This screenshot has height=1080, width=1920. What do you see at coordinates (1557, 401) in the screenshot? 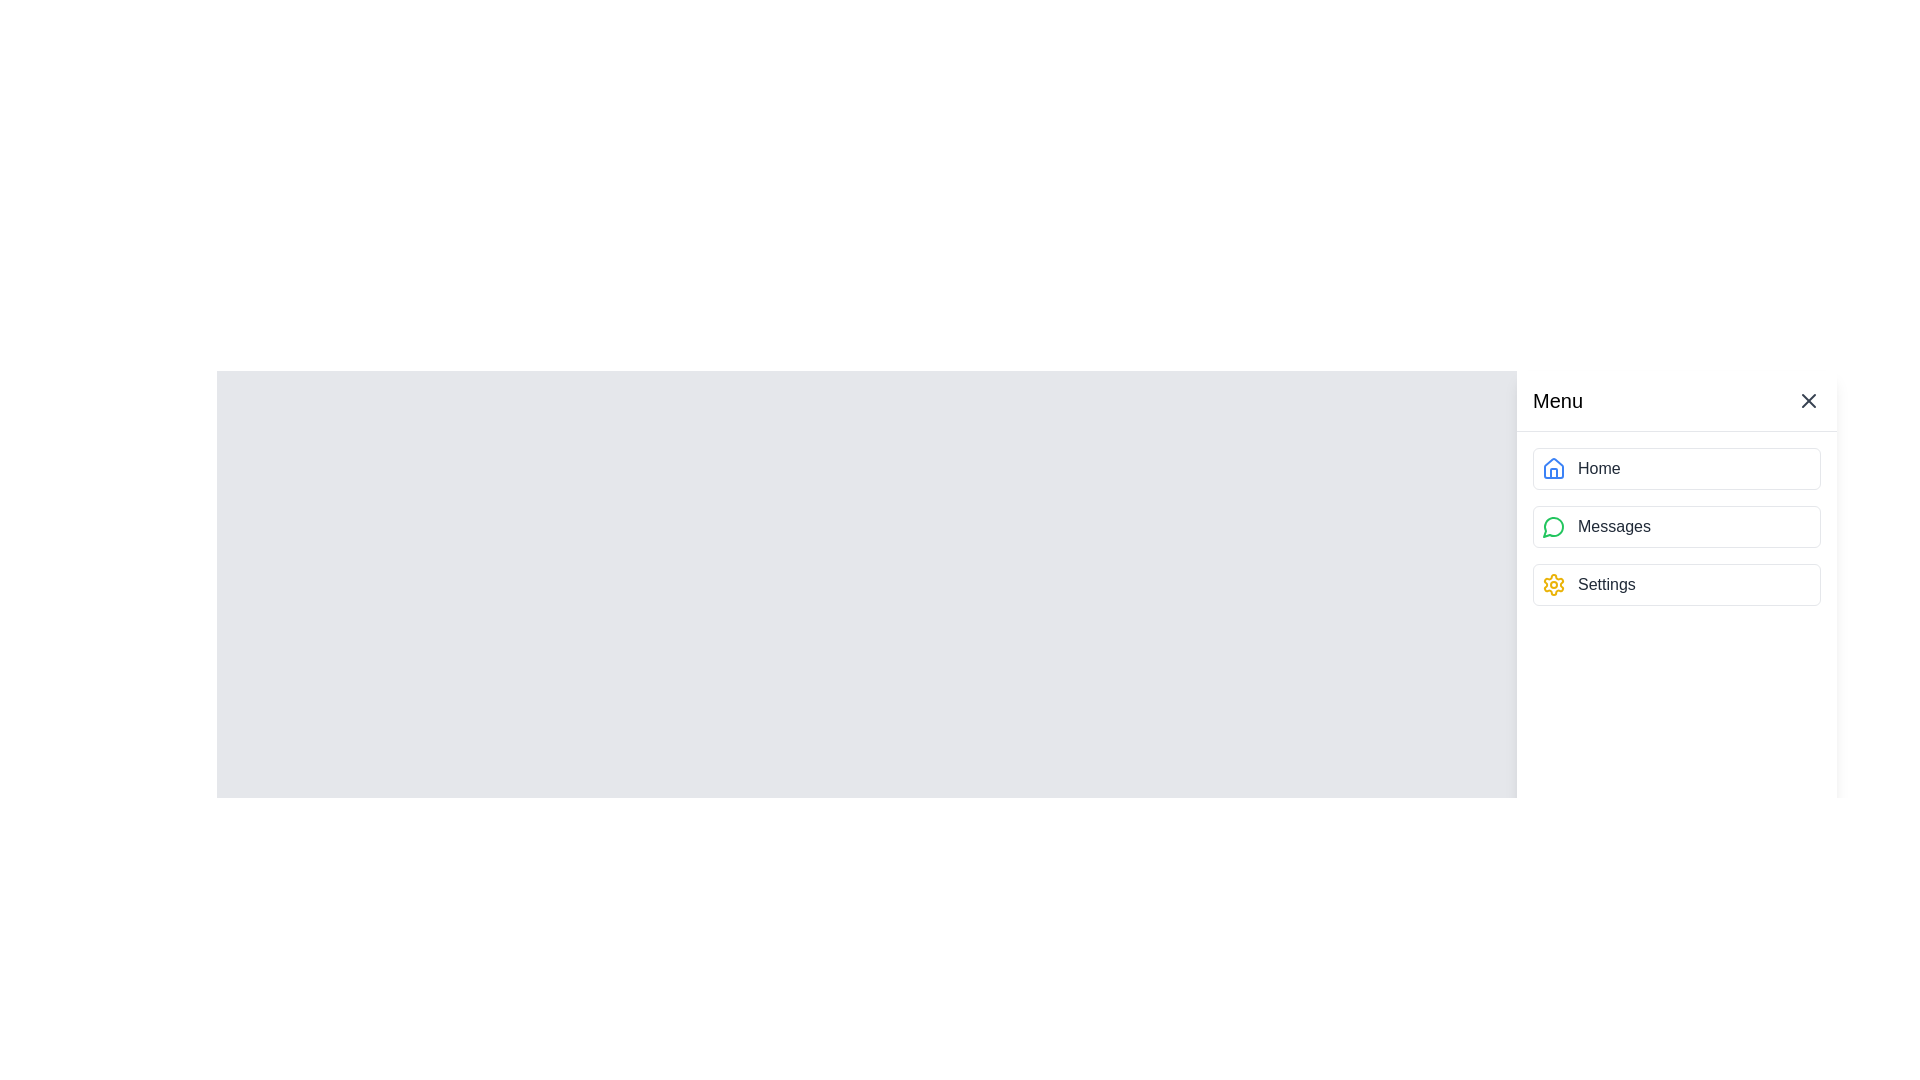
I see `the Text Label which serves as the title or header for the menu` at bounding box center [1557, 401].